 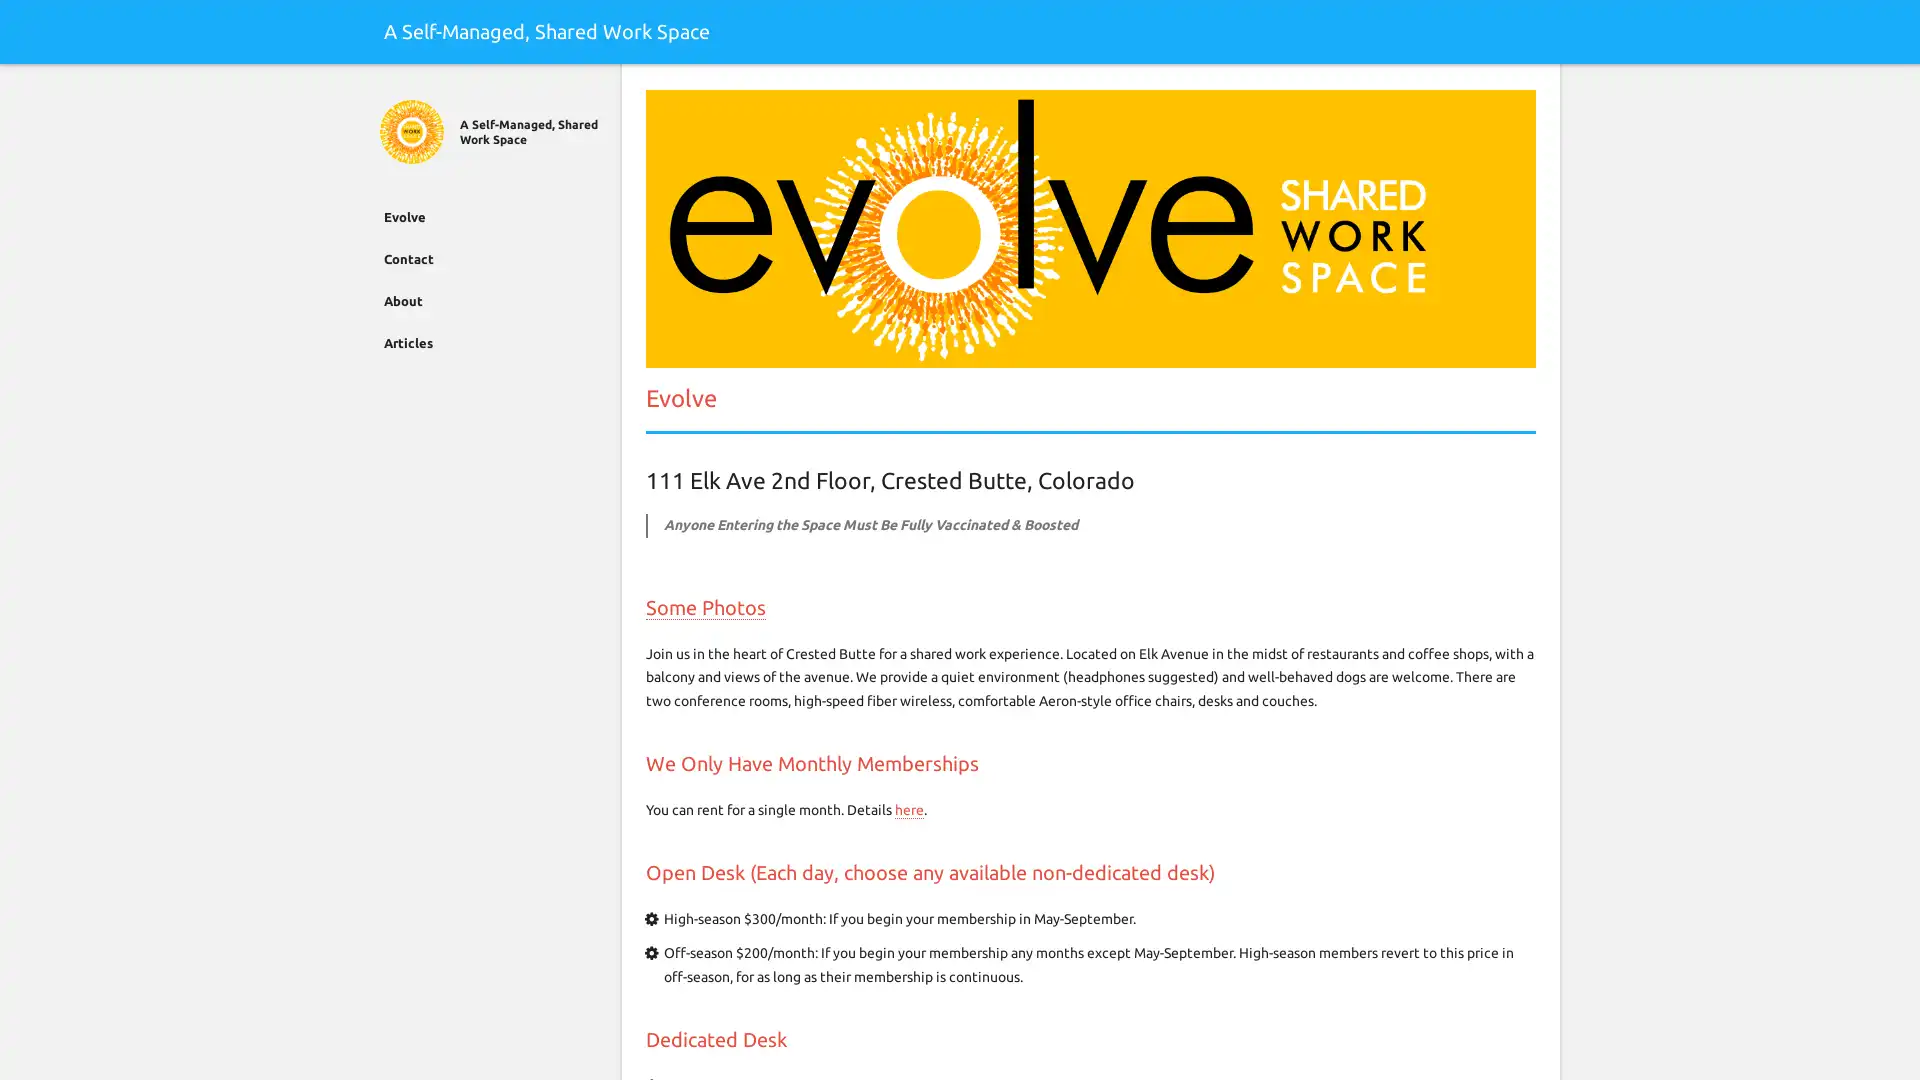 What do you see at coordinates (392, 87) in the screenshot?
I see `Close` at bounding box center [392, 87].